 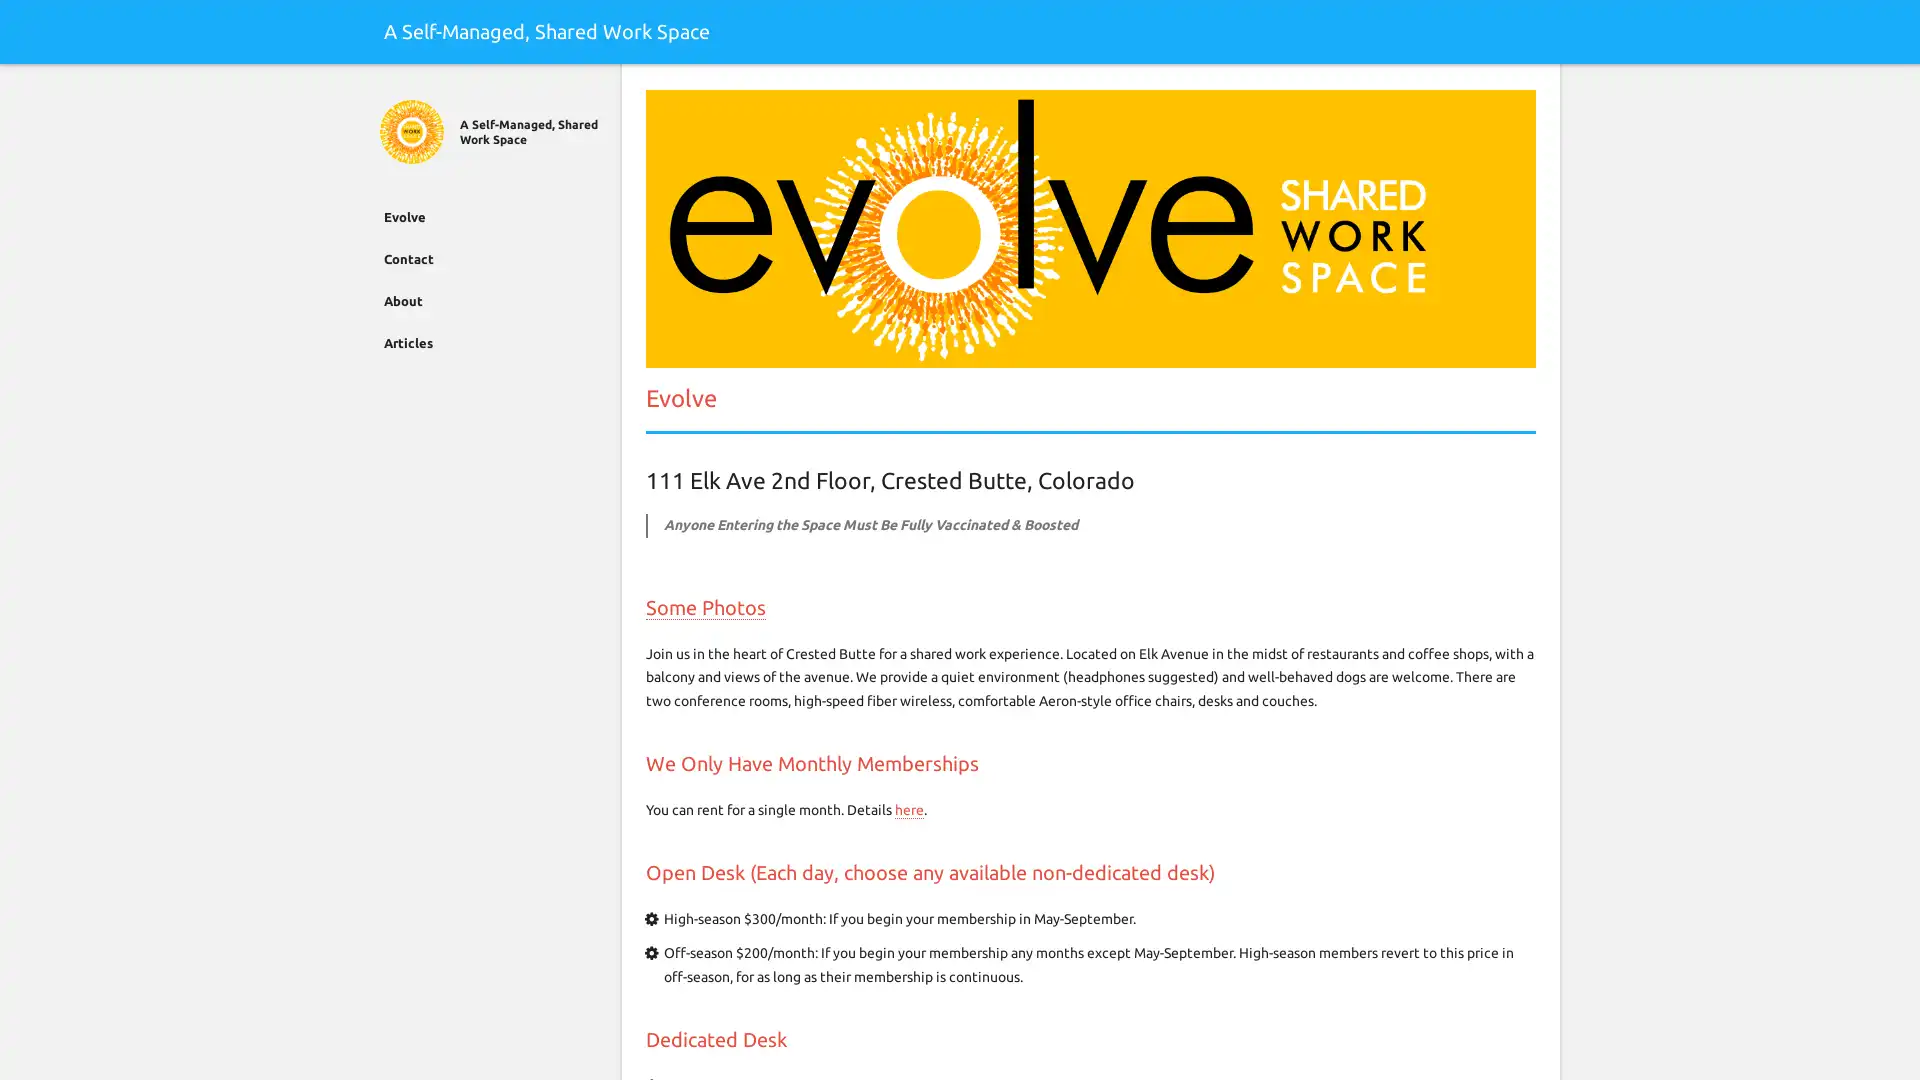 What do you see at coordinates (392, 87) in the screenshot?
I see `Close` at bounding box center [392, 87].